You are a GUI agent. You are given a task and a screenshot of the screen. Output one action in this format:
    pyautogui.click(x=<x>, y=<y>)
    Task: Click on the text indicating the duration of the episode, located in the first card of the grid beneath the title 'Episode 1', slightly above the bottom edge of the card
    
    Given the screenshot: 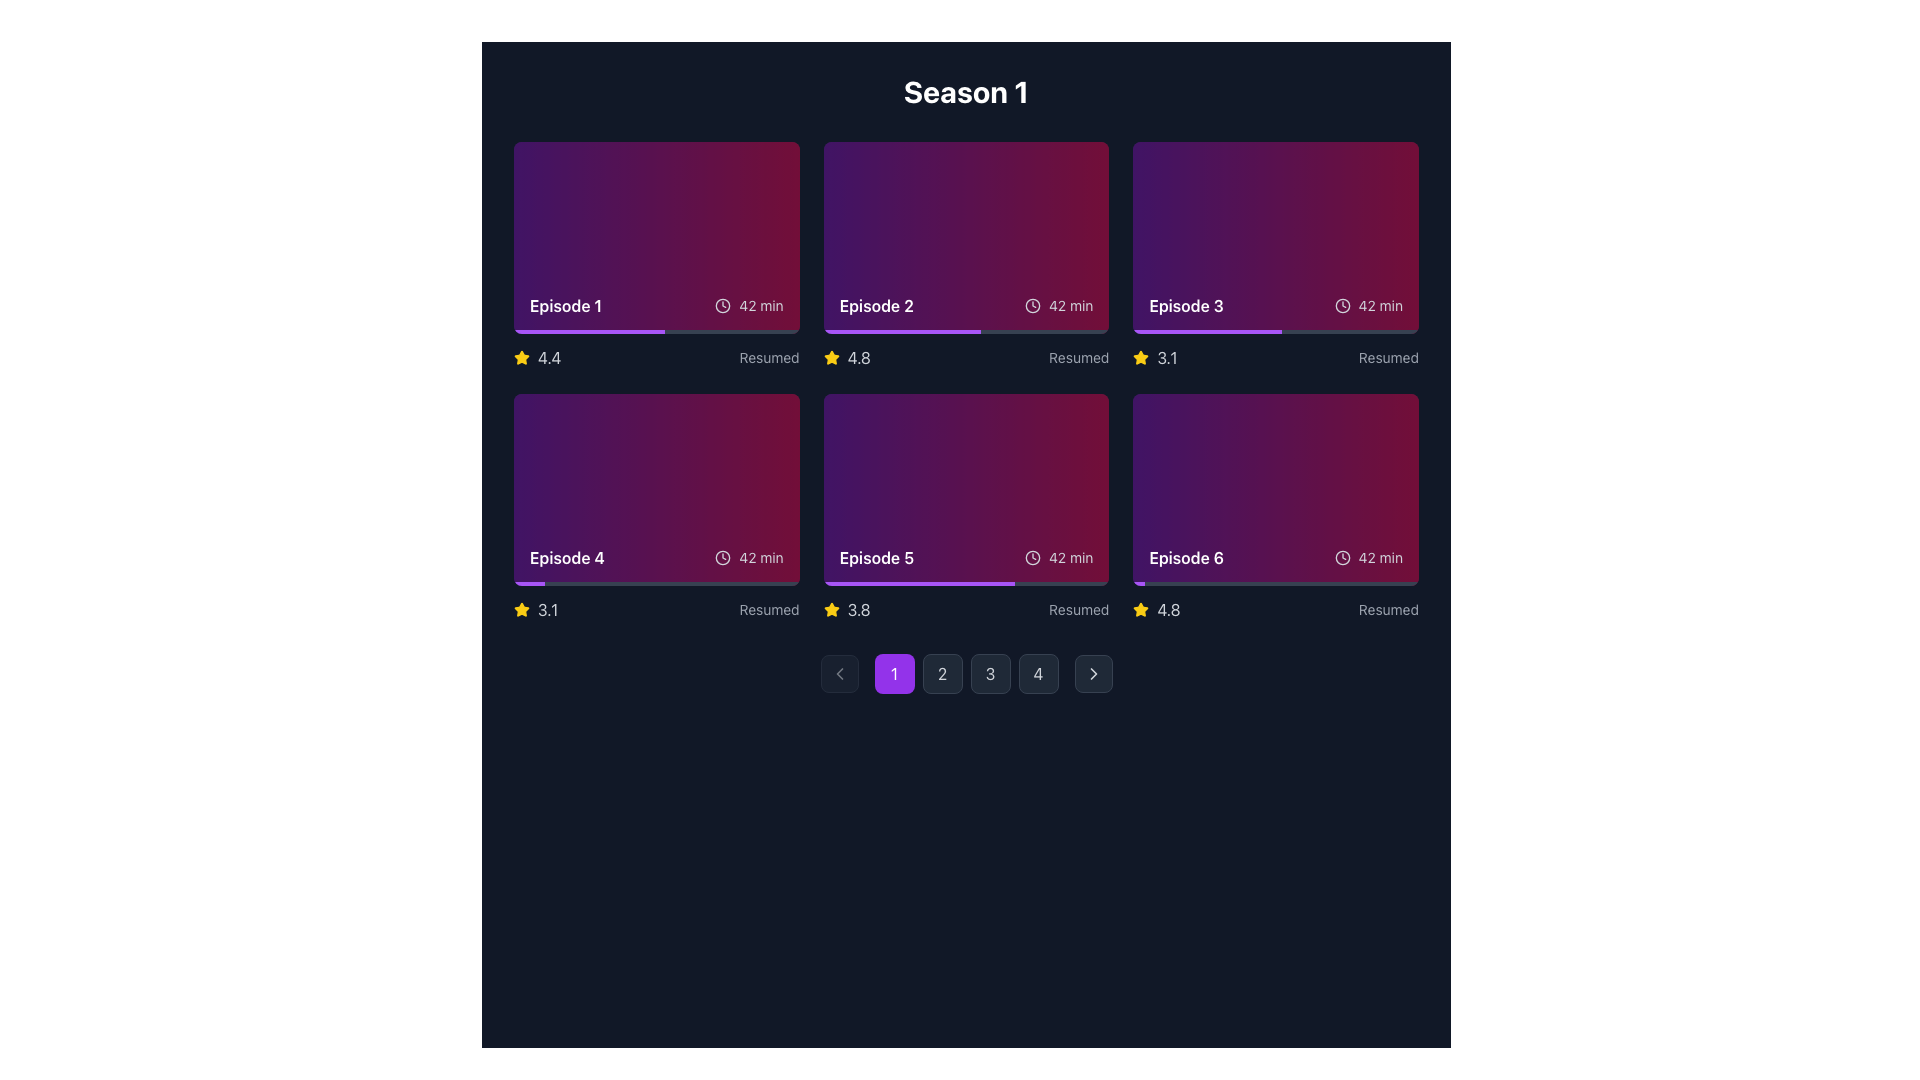 What is the action you would take?
    pyautogui.click(x=748, y=305)
    